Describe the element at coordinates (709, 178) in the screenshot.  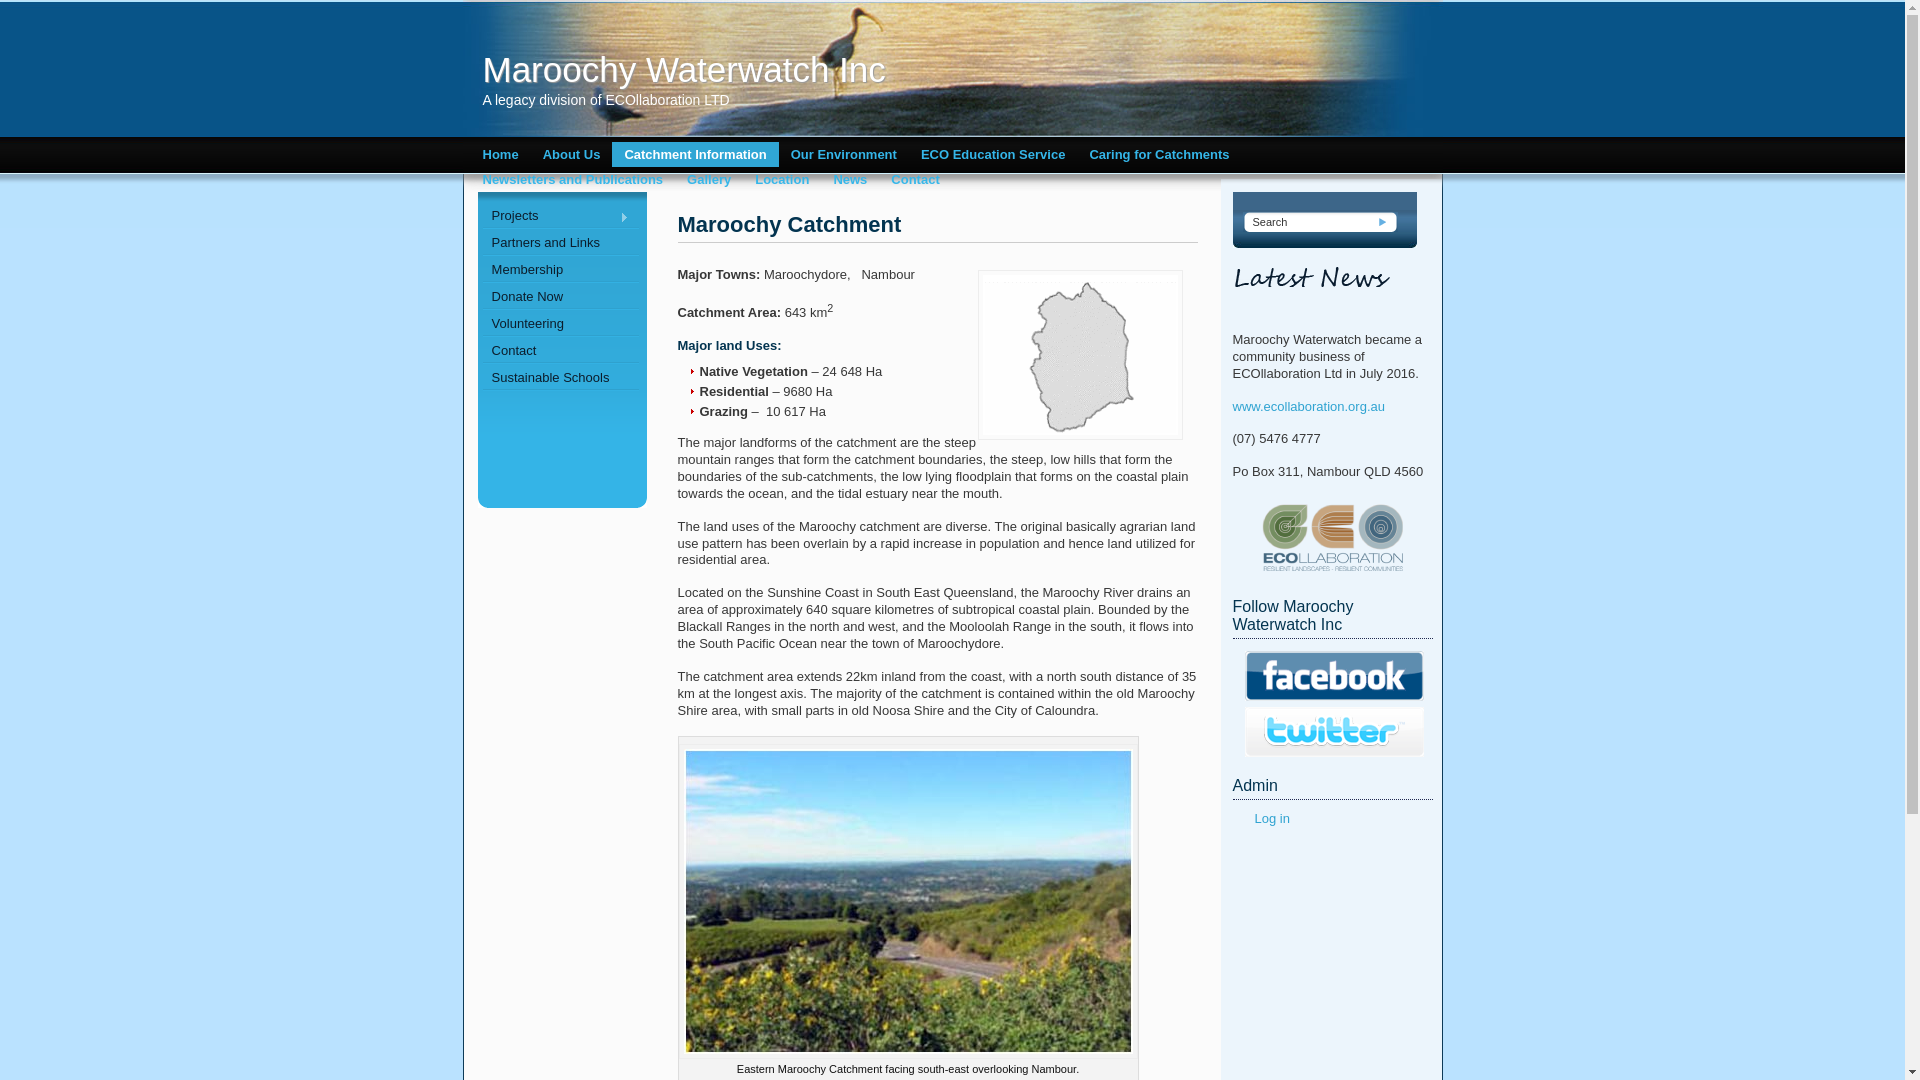
I see `'Gallery'` at that location.